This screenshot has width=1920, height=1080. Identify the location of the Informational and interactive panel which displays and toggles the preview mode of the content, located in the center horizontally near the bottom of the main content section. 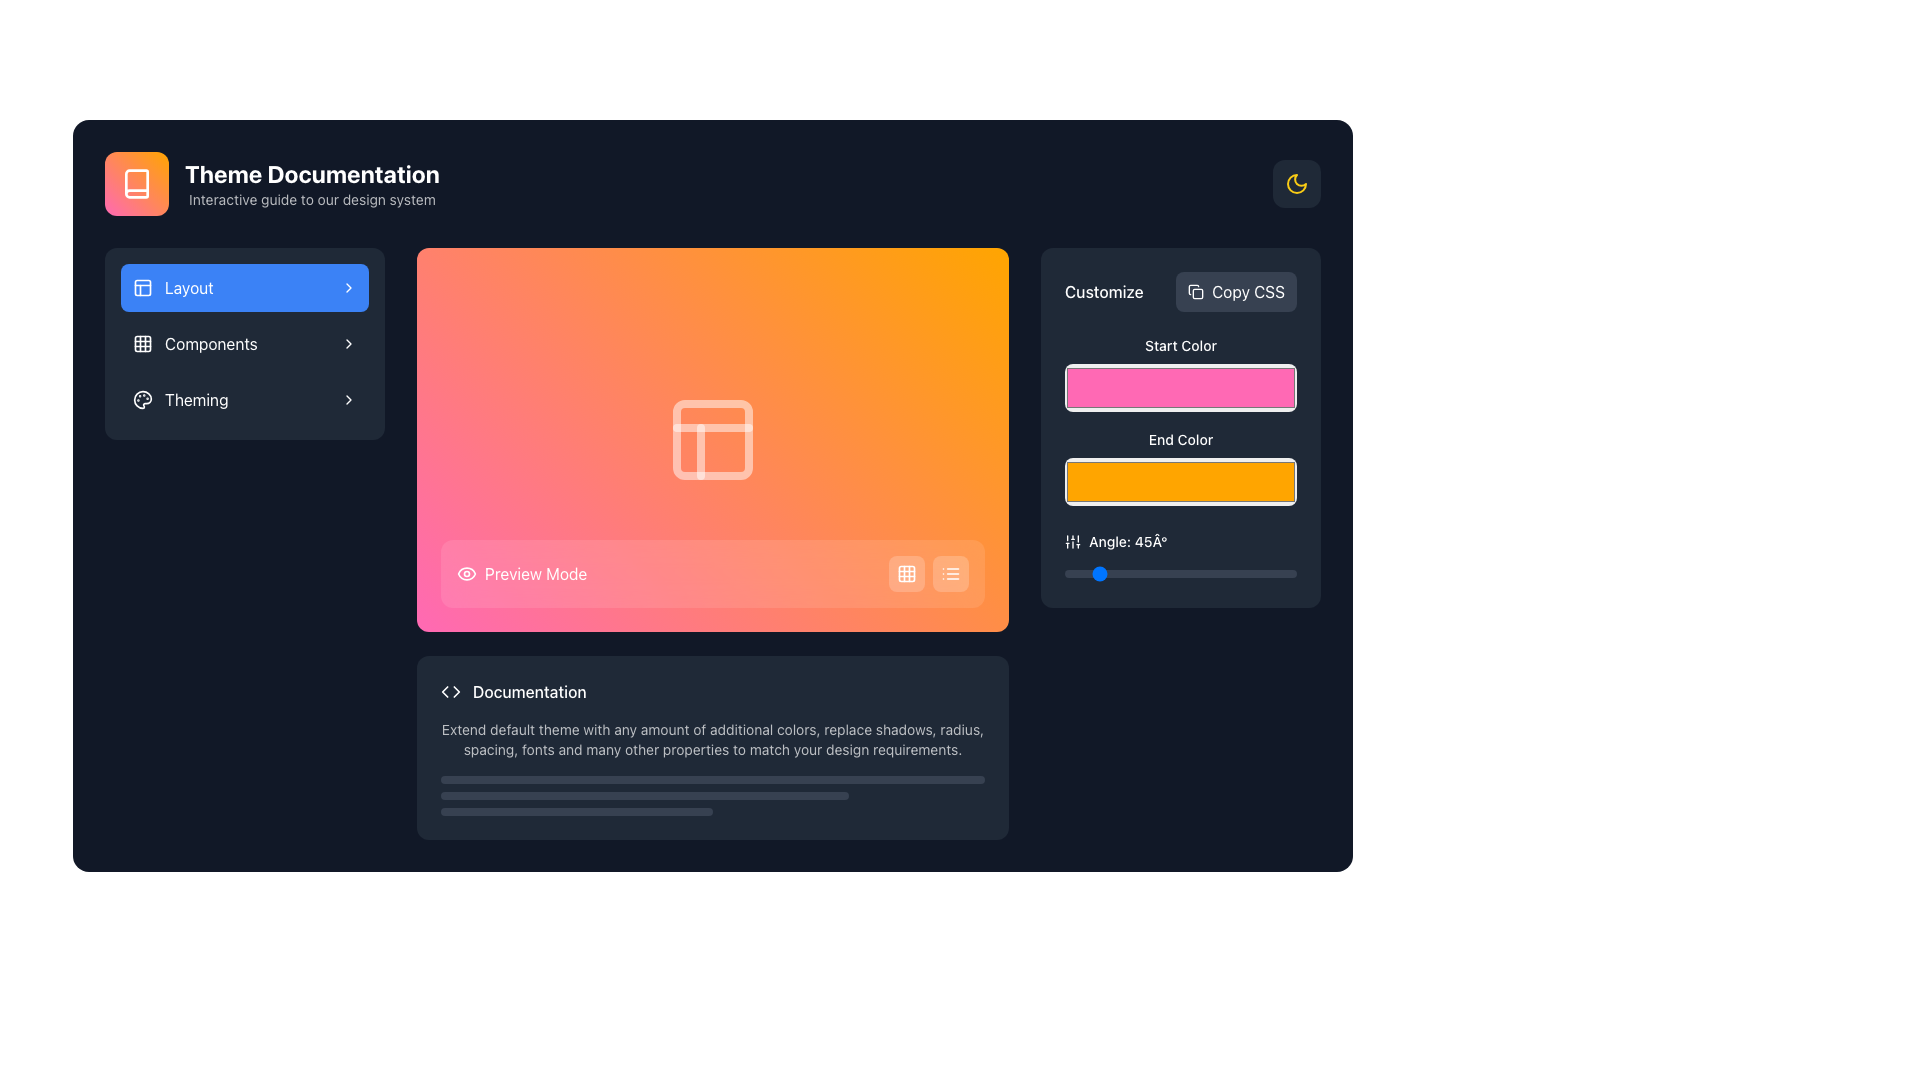
(713, 574).